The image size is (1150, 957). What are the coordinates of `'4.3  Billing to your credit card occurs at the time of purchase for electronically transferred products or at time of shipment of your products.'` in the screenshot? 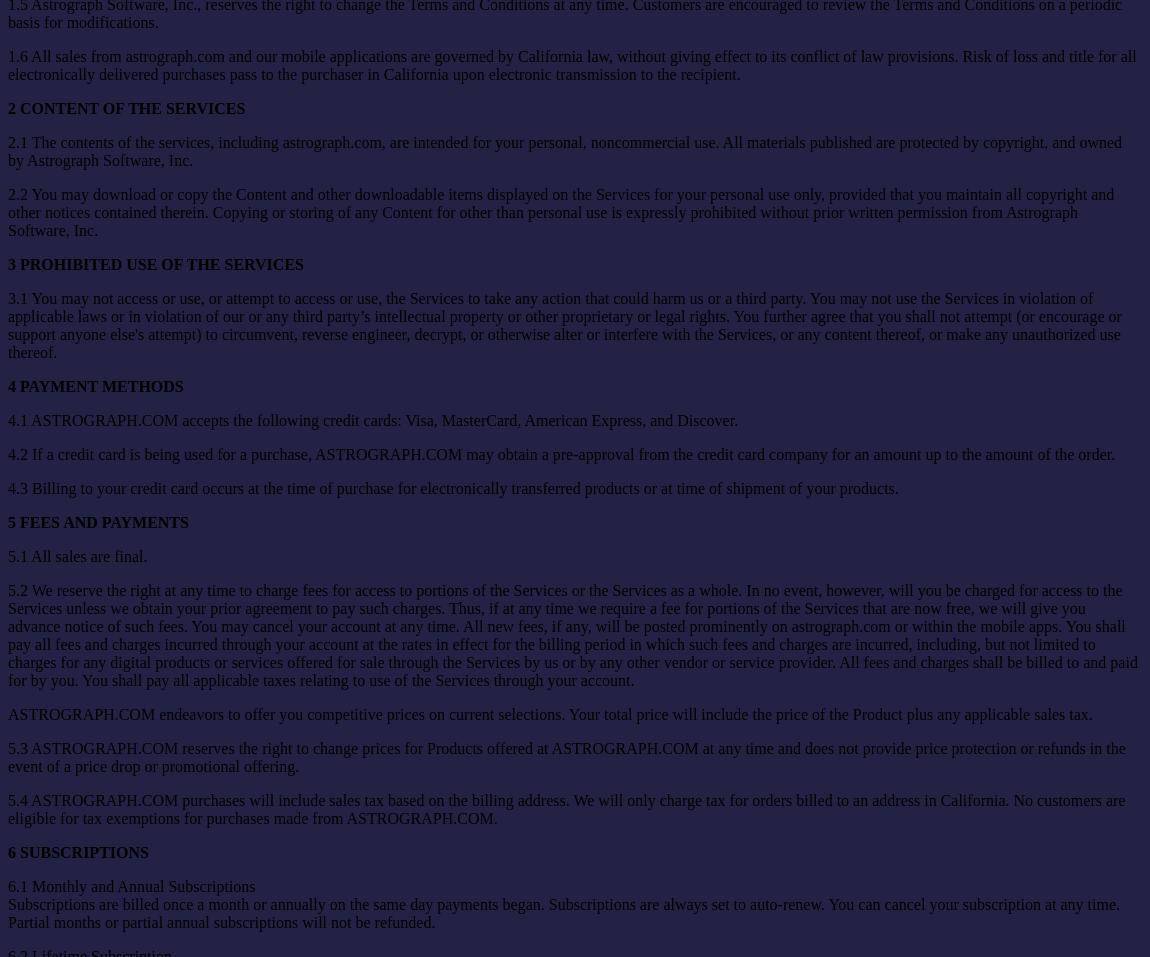 It's located at (452, 487).